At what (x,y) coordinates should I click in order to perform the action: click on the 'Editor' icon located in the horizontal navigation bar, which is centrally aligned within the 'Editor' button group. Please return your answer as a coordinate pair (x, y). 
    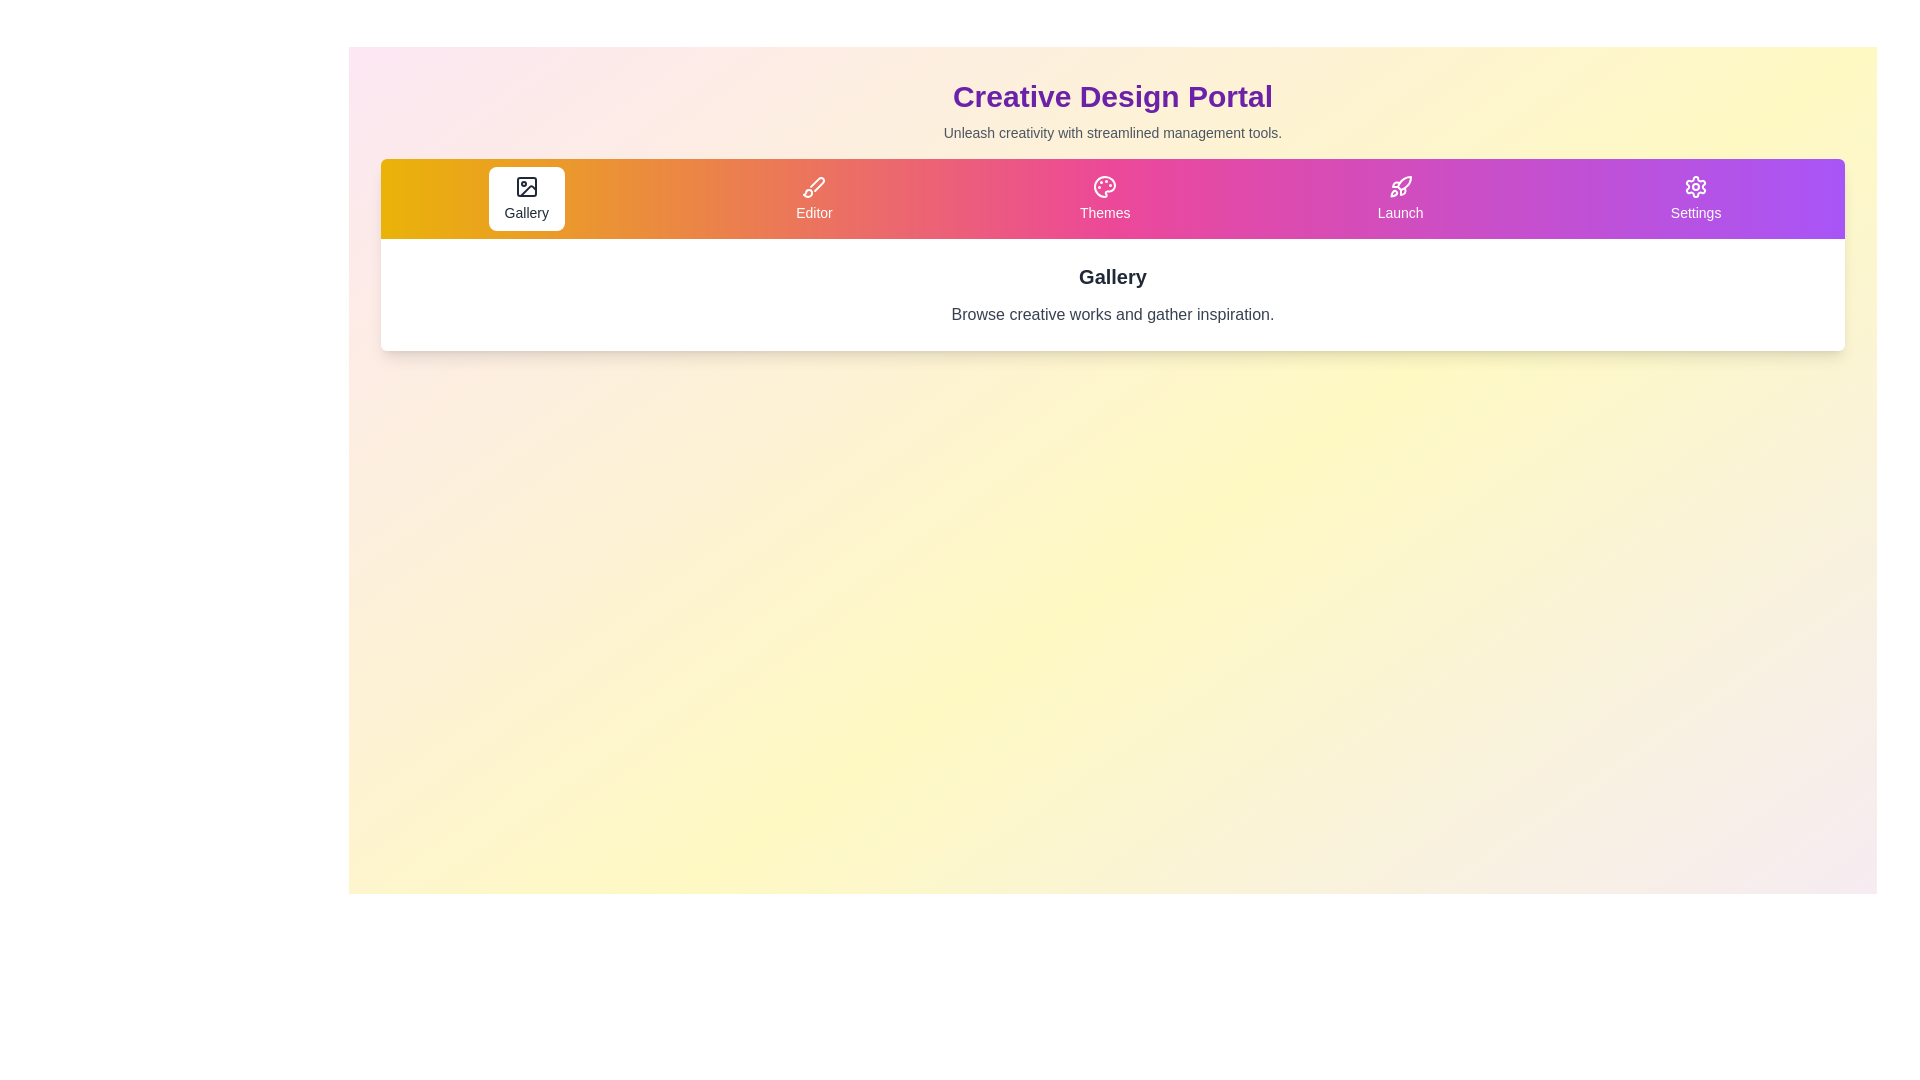
    Looking at the image, I should click on (814, 186).